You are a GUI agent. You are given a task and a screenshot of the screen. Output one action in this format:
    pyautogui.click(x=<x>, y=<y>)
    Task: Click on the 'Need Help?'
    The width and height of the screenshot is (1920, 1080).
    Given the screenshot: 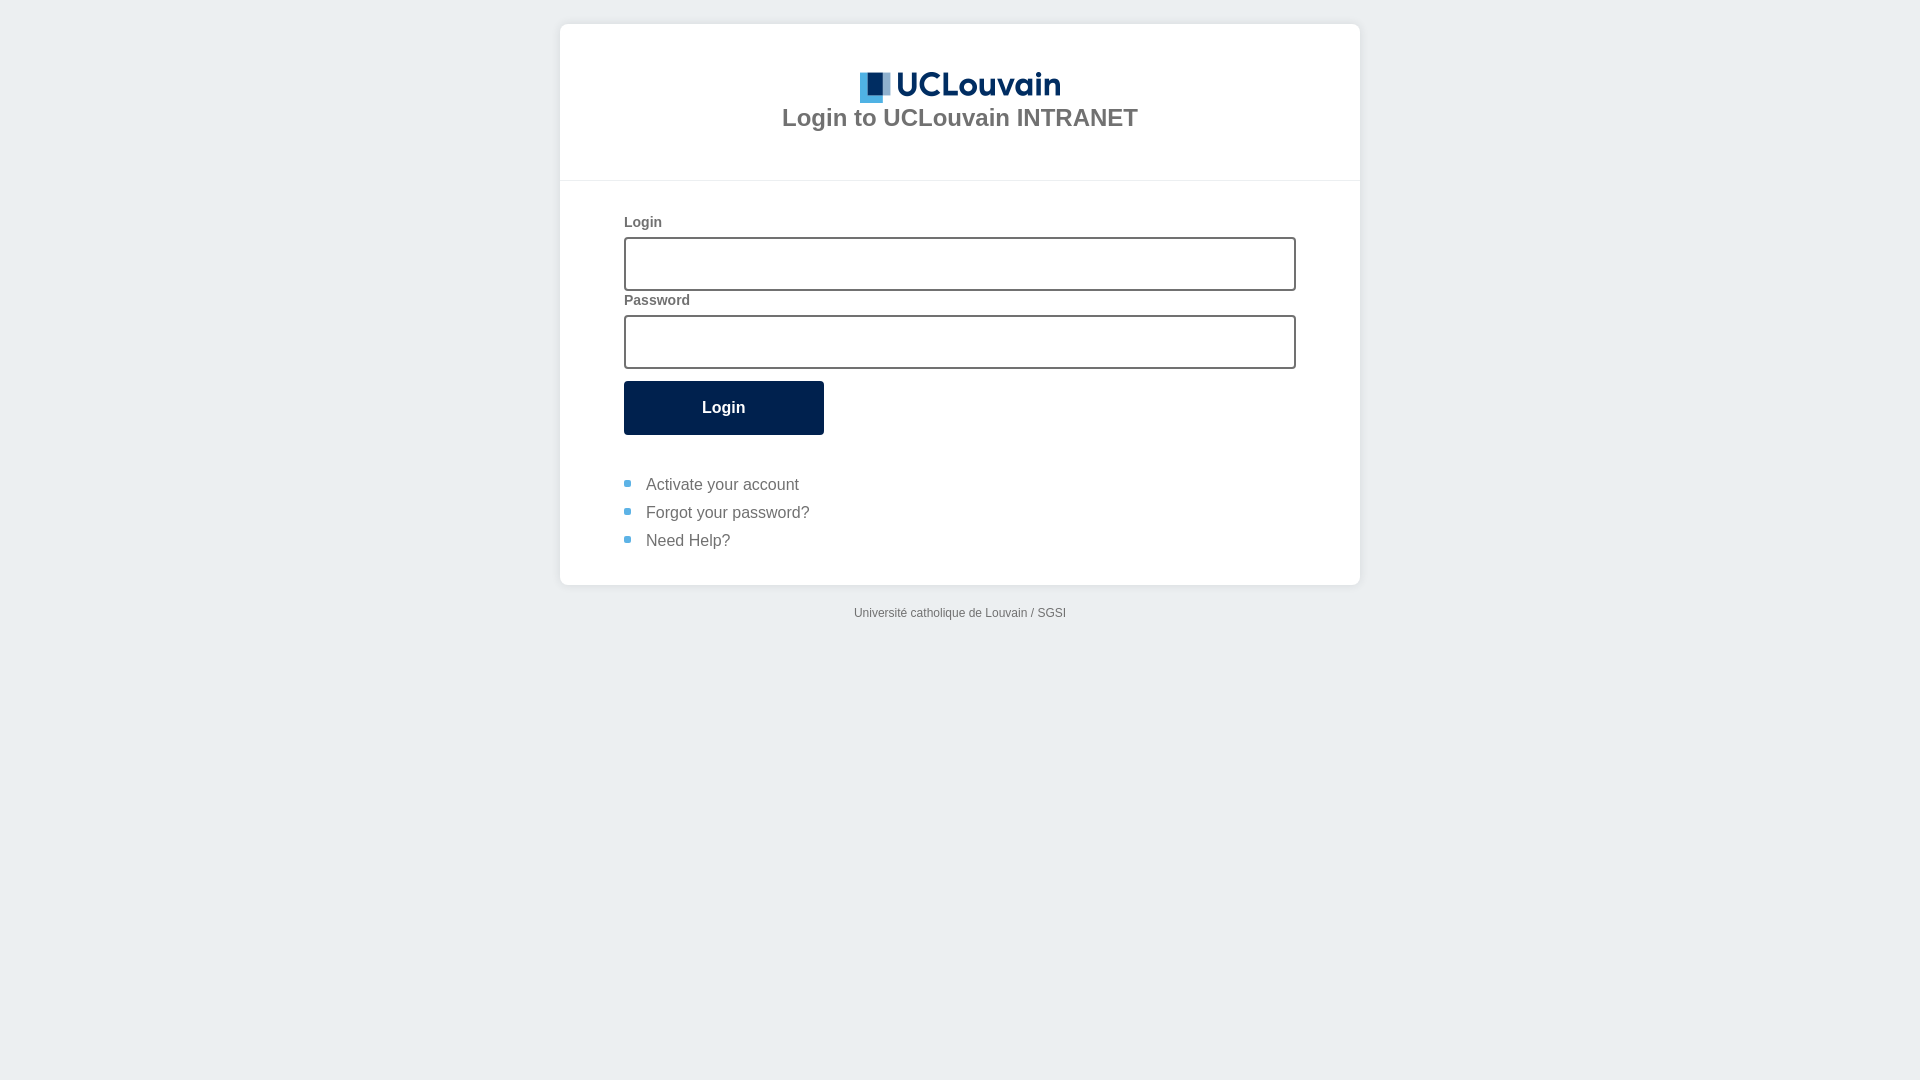 What is the action you would take?
    pyautogui.click(x=688, y=540)
    